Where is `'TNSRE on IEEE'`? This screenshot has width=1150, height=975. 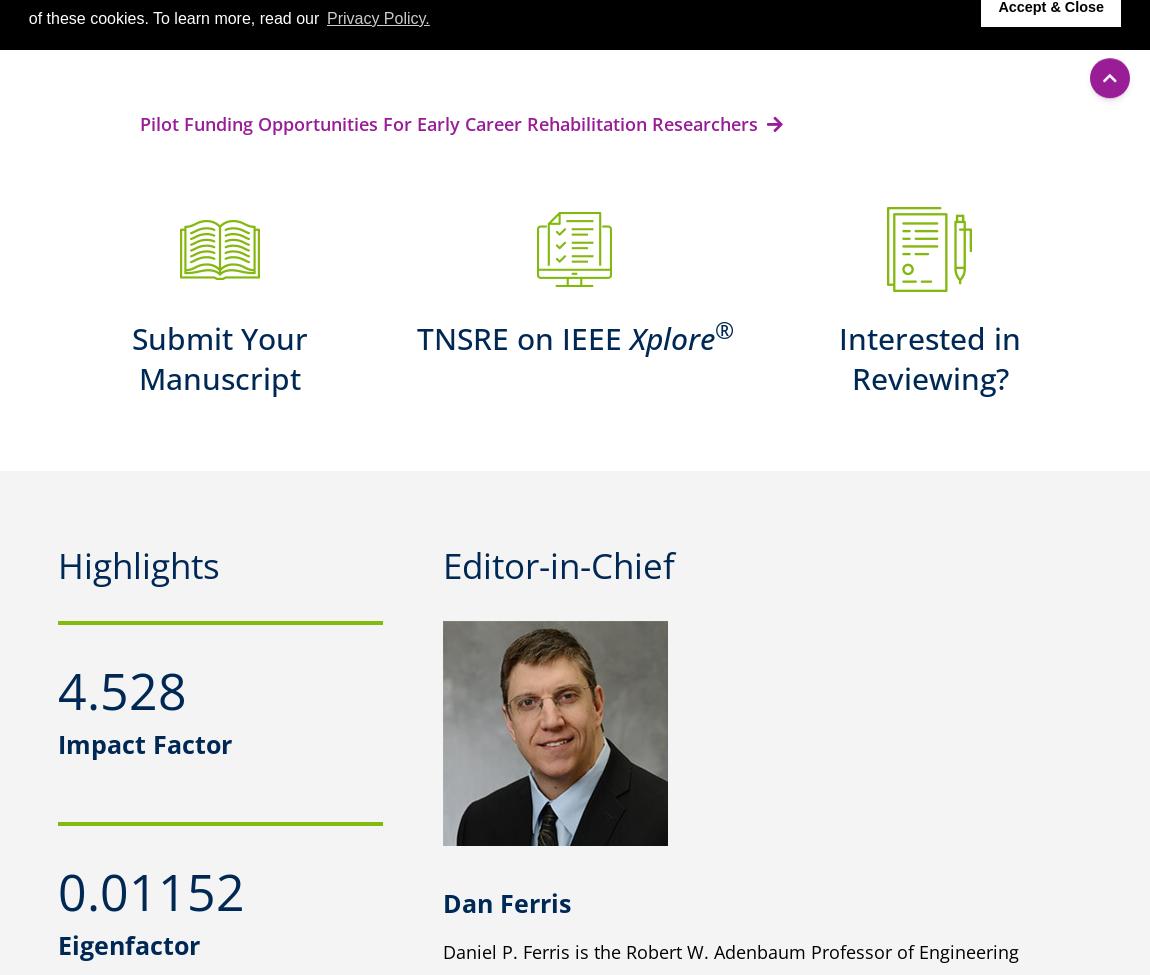 'TNSRE on IEEE' is located at coordinates (522, 337).